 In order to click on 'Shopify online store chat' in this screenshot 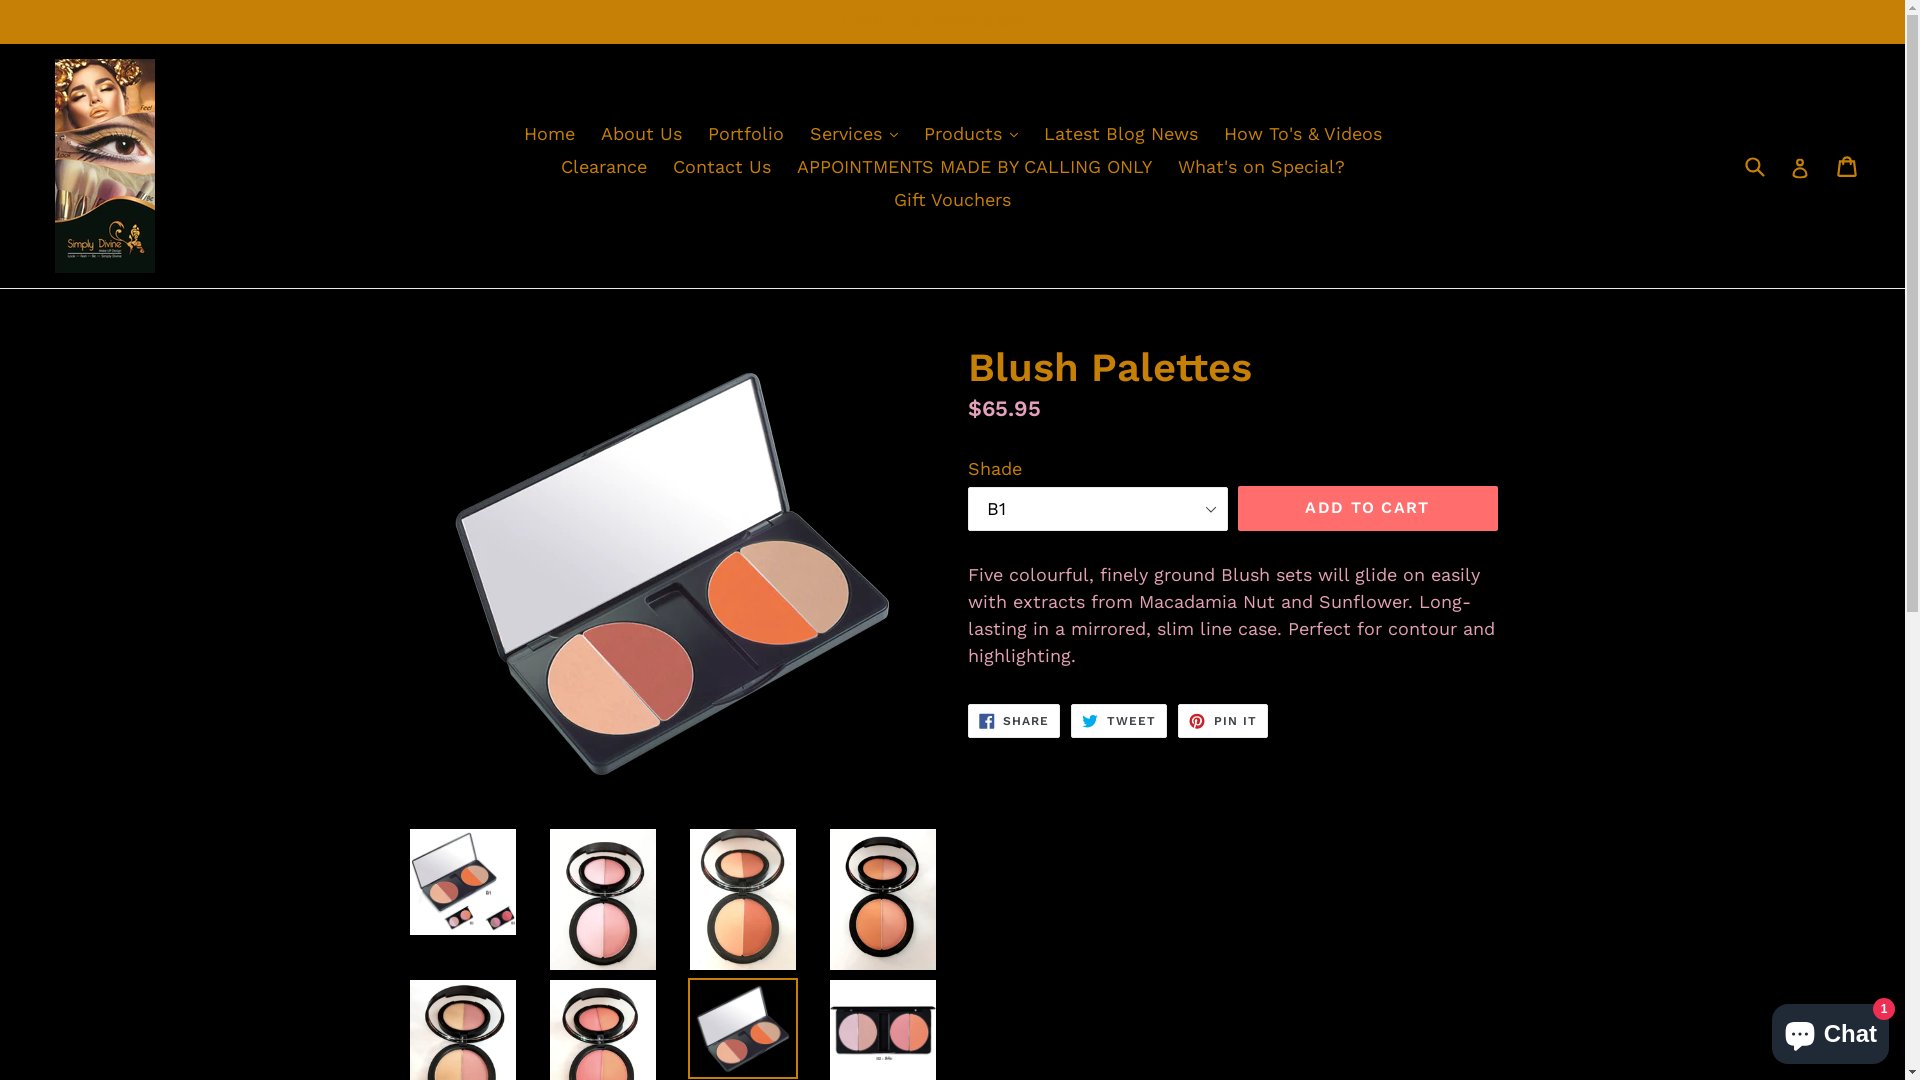, I will do `click(1830, 1029)`.